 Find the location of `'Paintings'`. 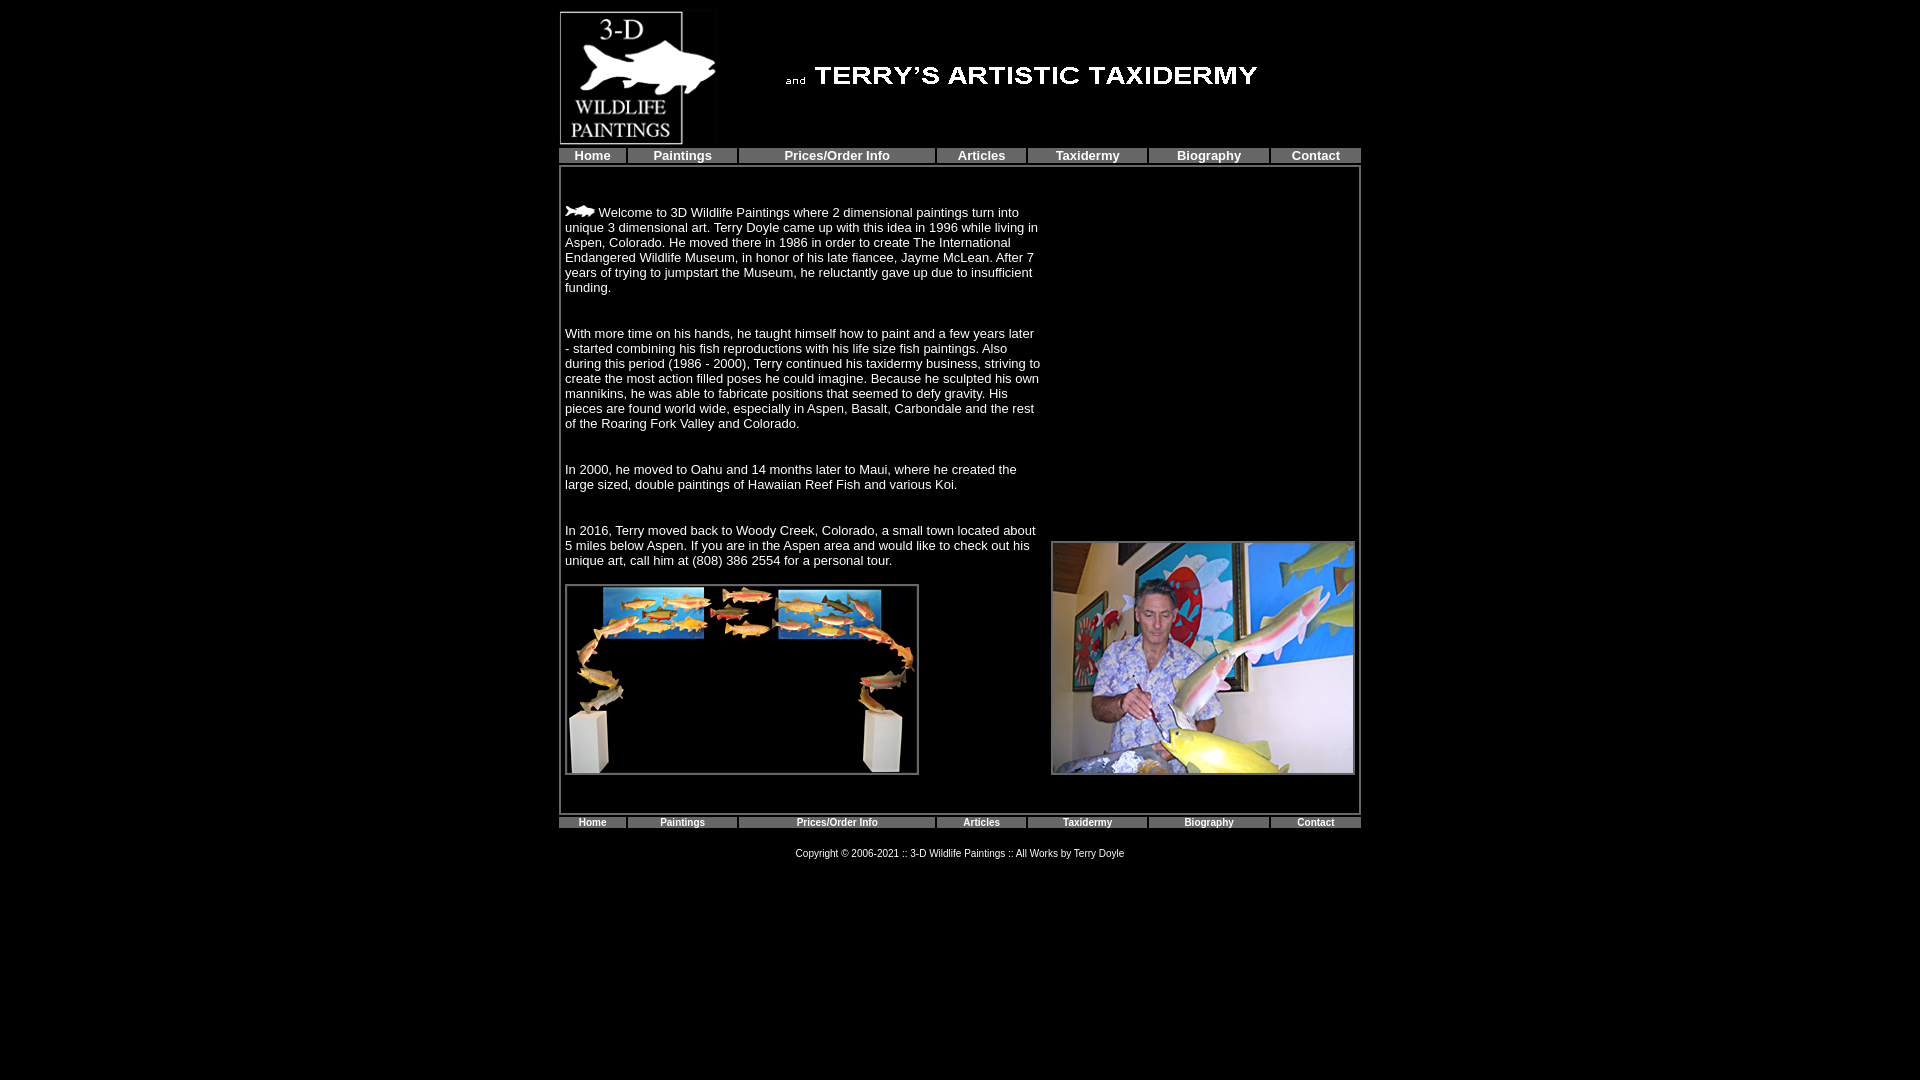

'Paintings' is located at coordinates (682, 820).